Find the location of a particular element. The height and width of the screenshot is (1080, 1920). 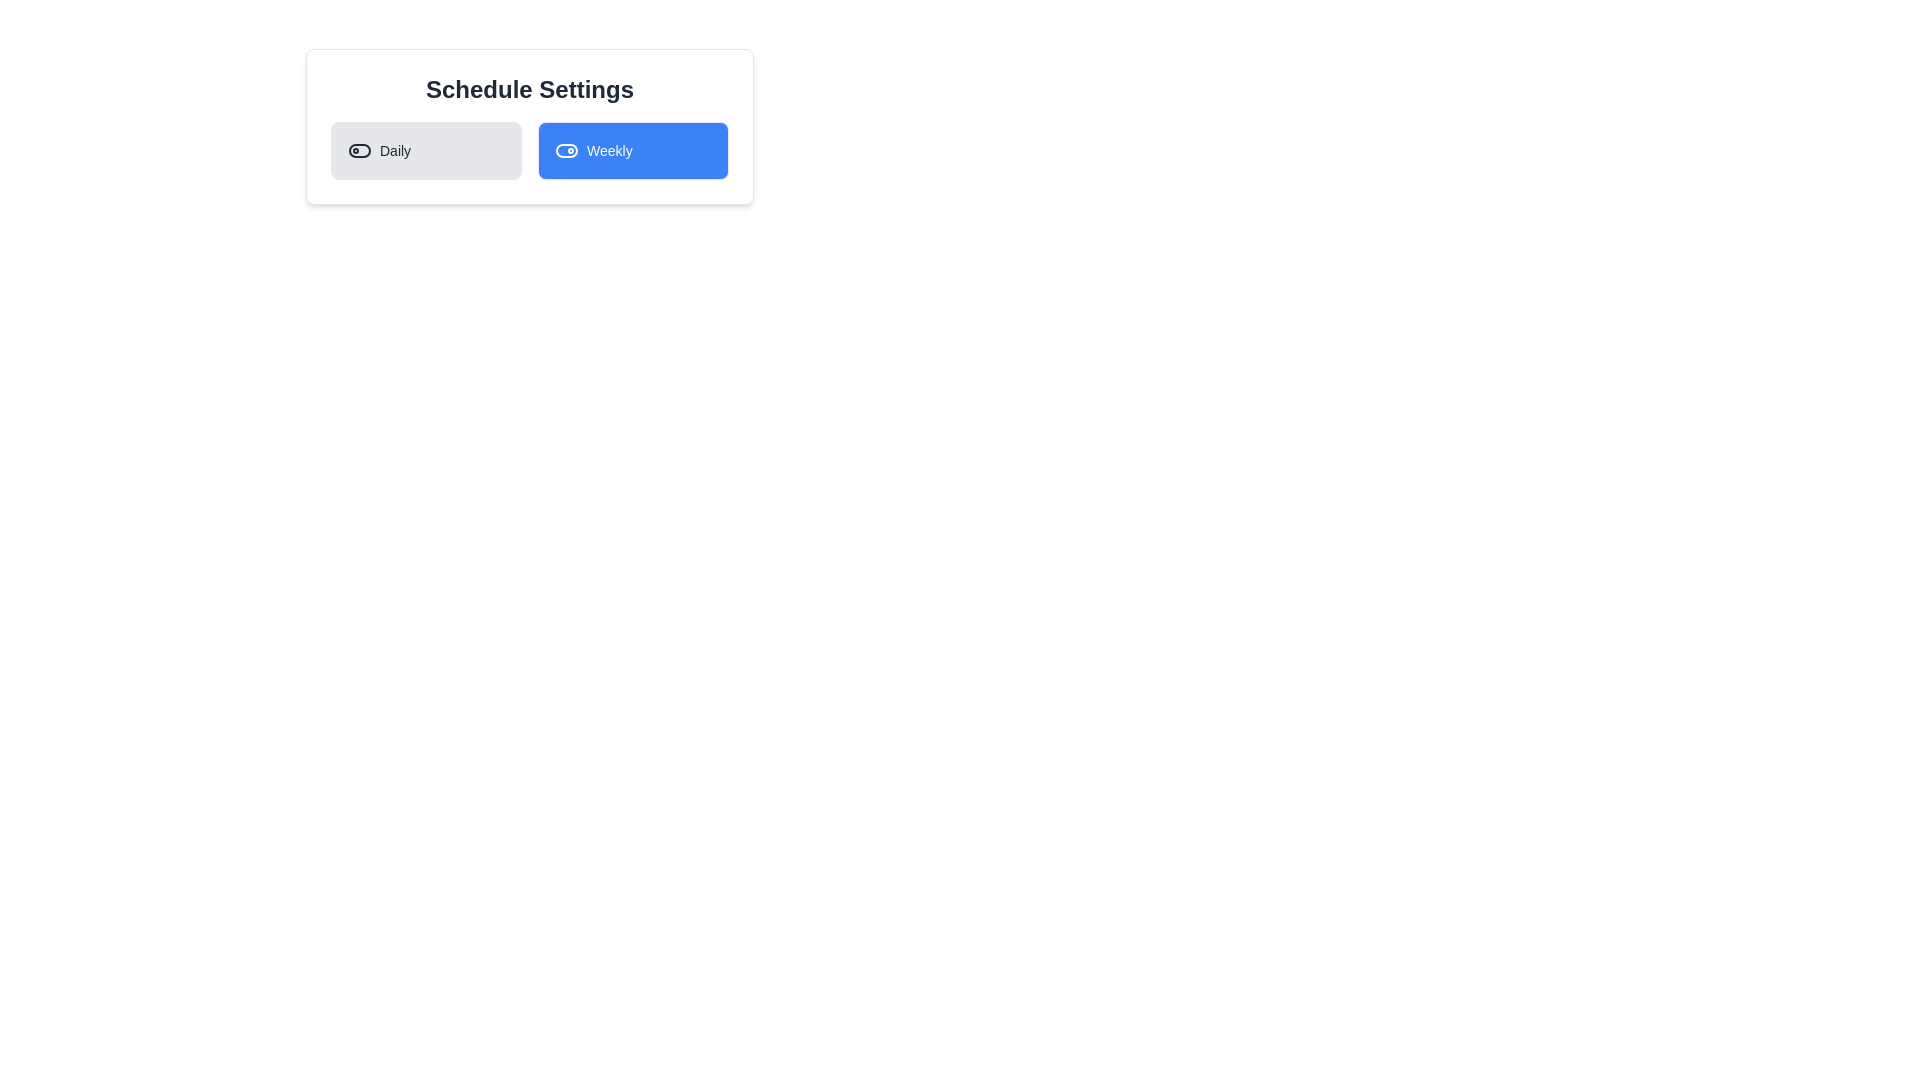

the toggle switch located inside the 'Daily' button, which is currently in the 'off' state is located at coordinates (360, 149).